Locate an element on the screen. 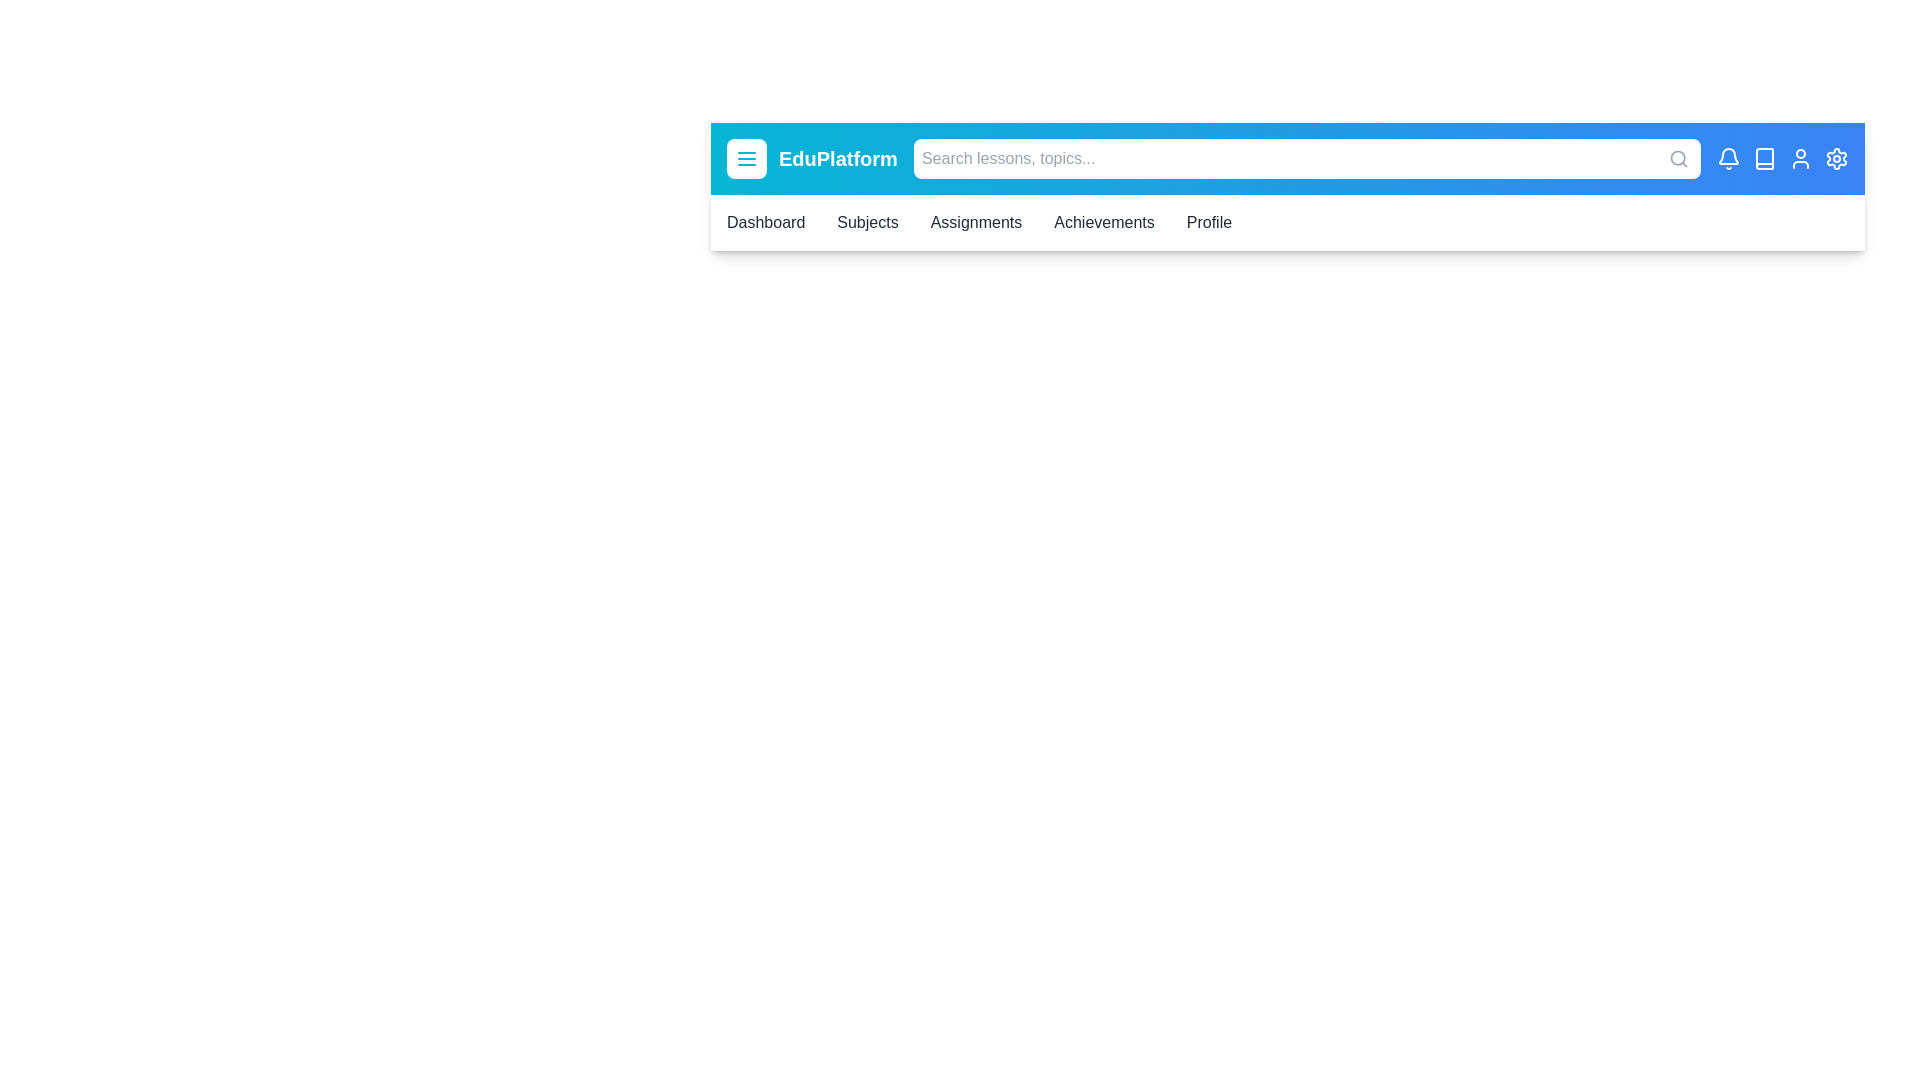 This screenshot has height=1080, width=1920. the book icon to interact with it is located at coordinates (1765, 157).